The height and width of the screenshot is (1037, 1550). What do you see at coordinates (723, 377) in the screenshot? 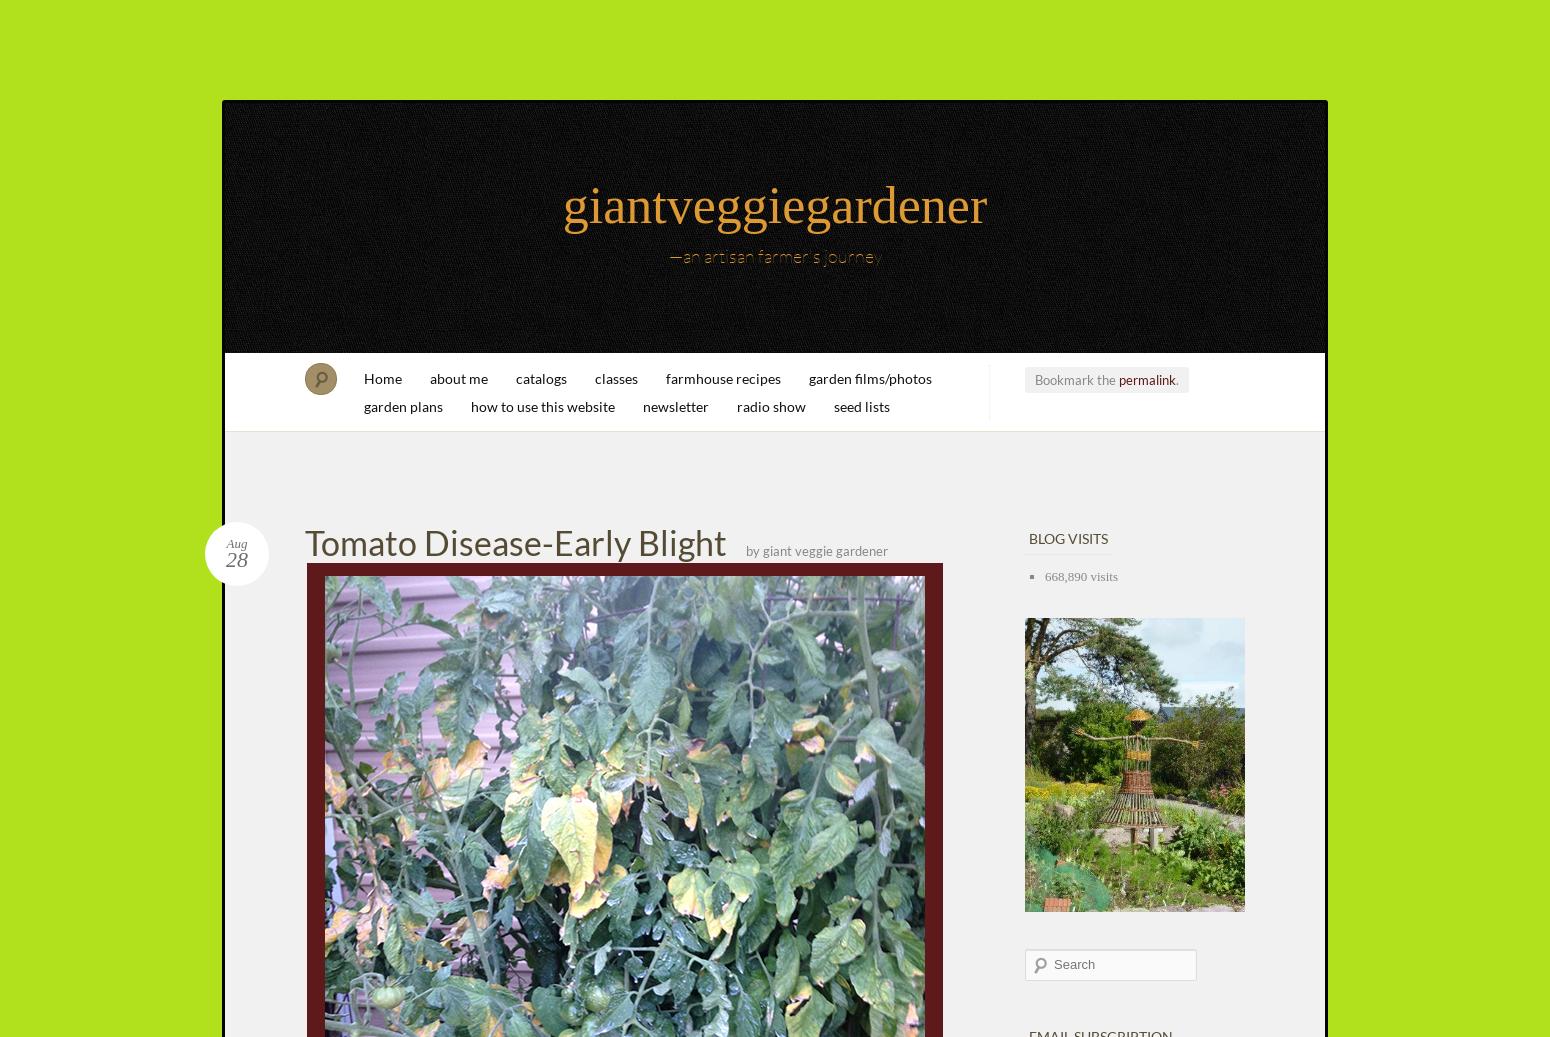
I see `'farmhouse recipes'` at bounding box center [723, 377].